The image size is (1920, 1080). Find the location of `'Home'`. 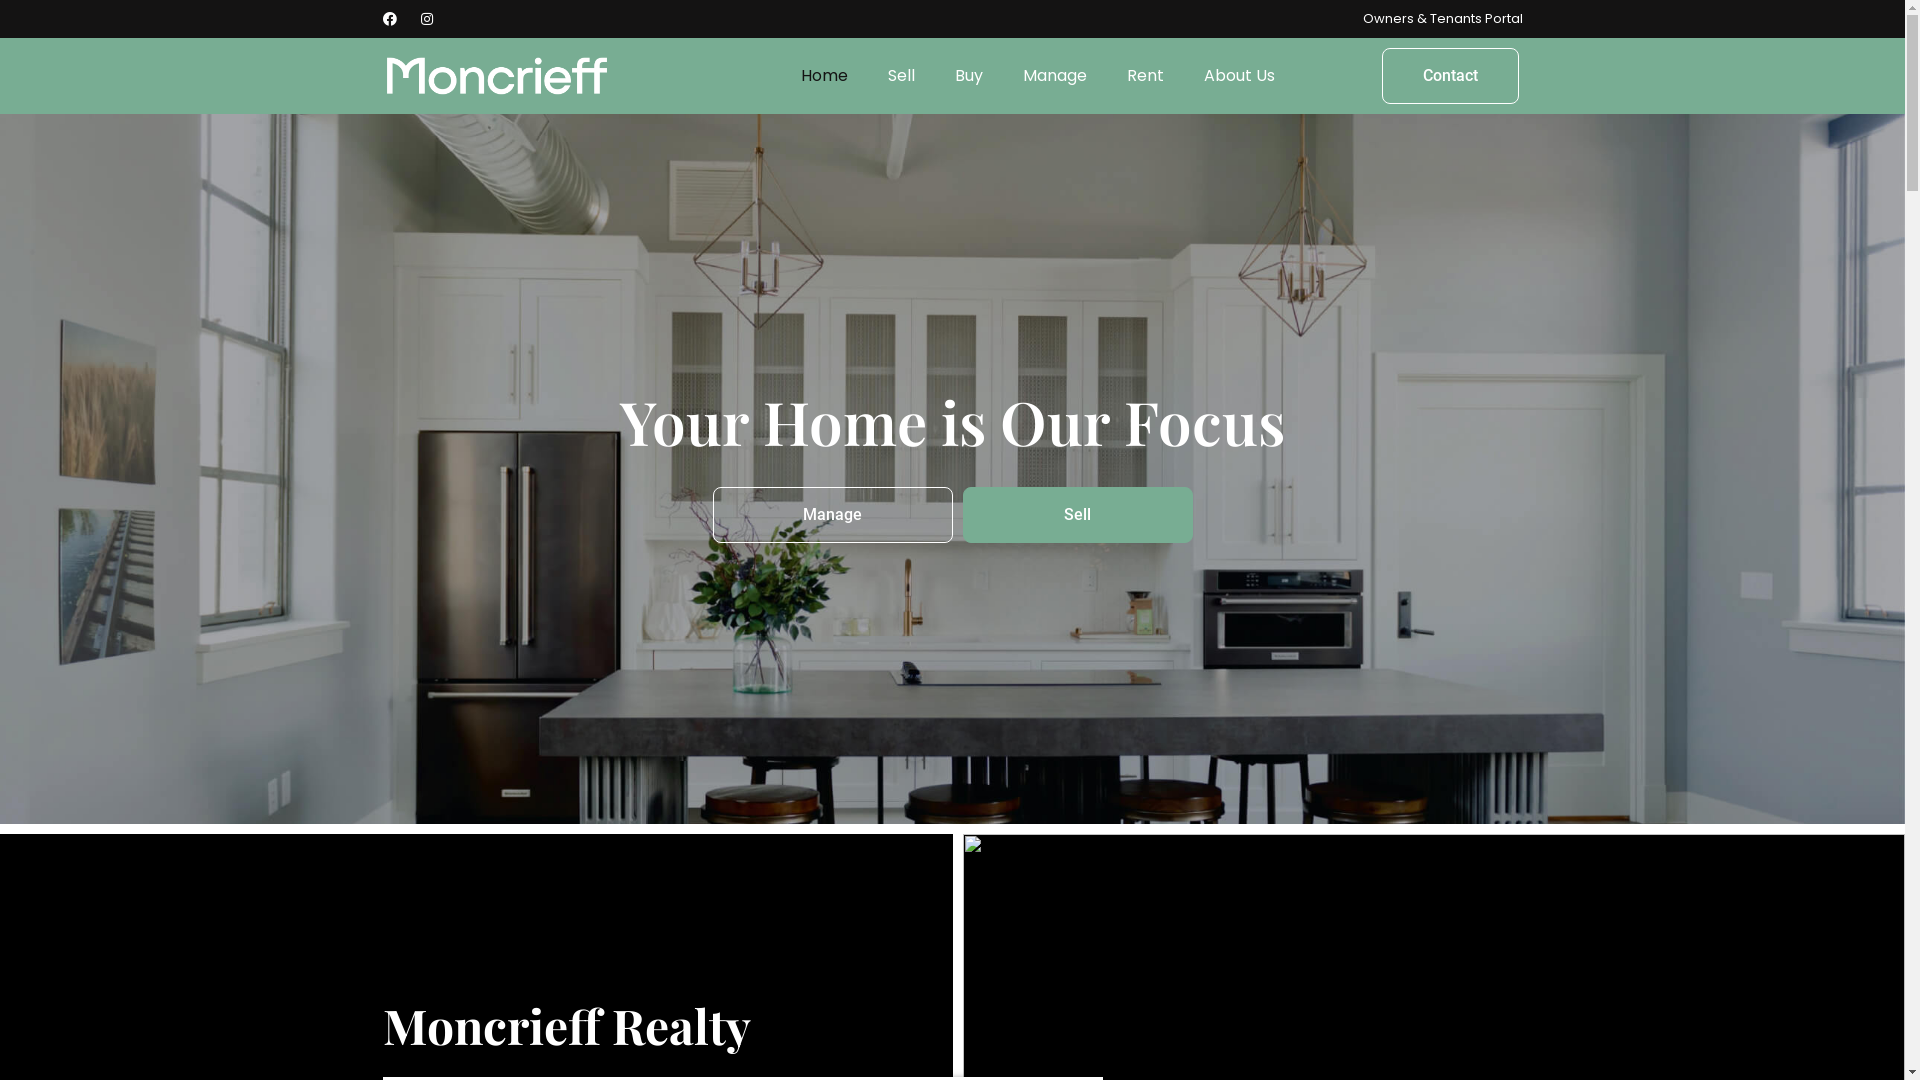

'Home' is located at coordinates (778, 75).